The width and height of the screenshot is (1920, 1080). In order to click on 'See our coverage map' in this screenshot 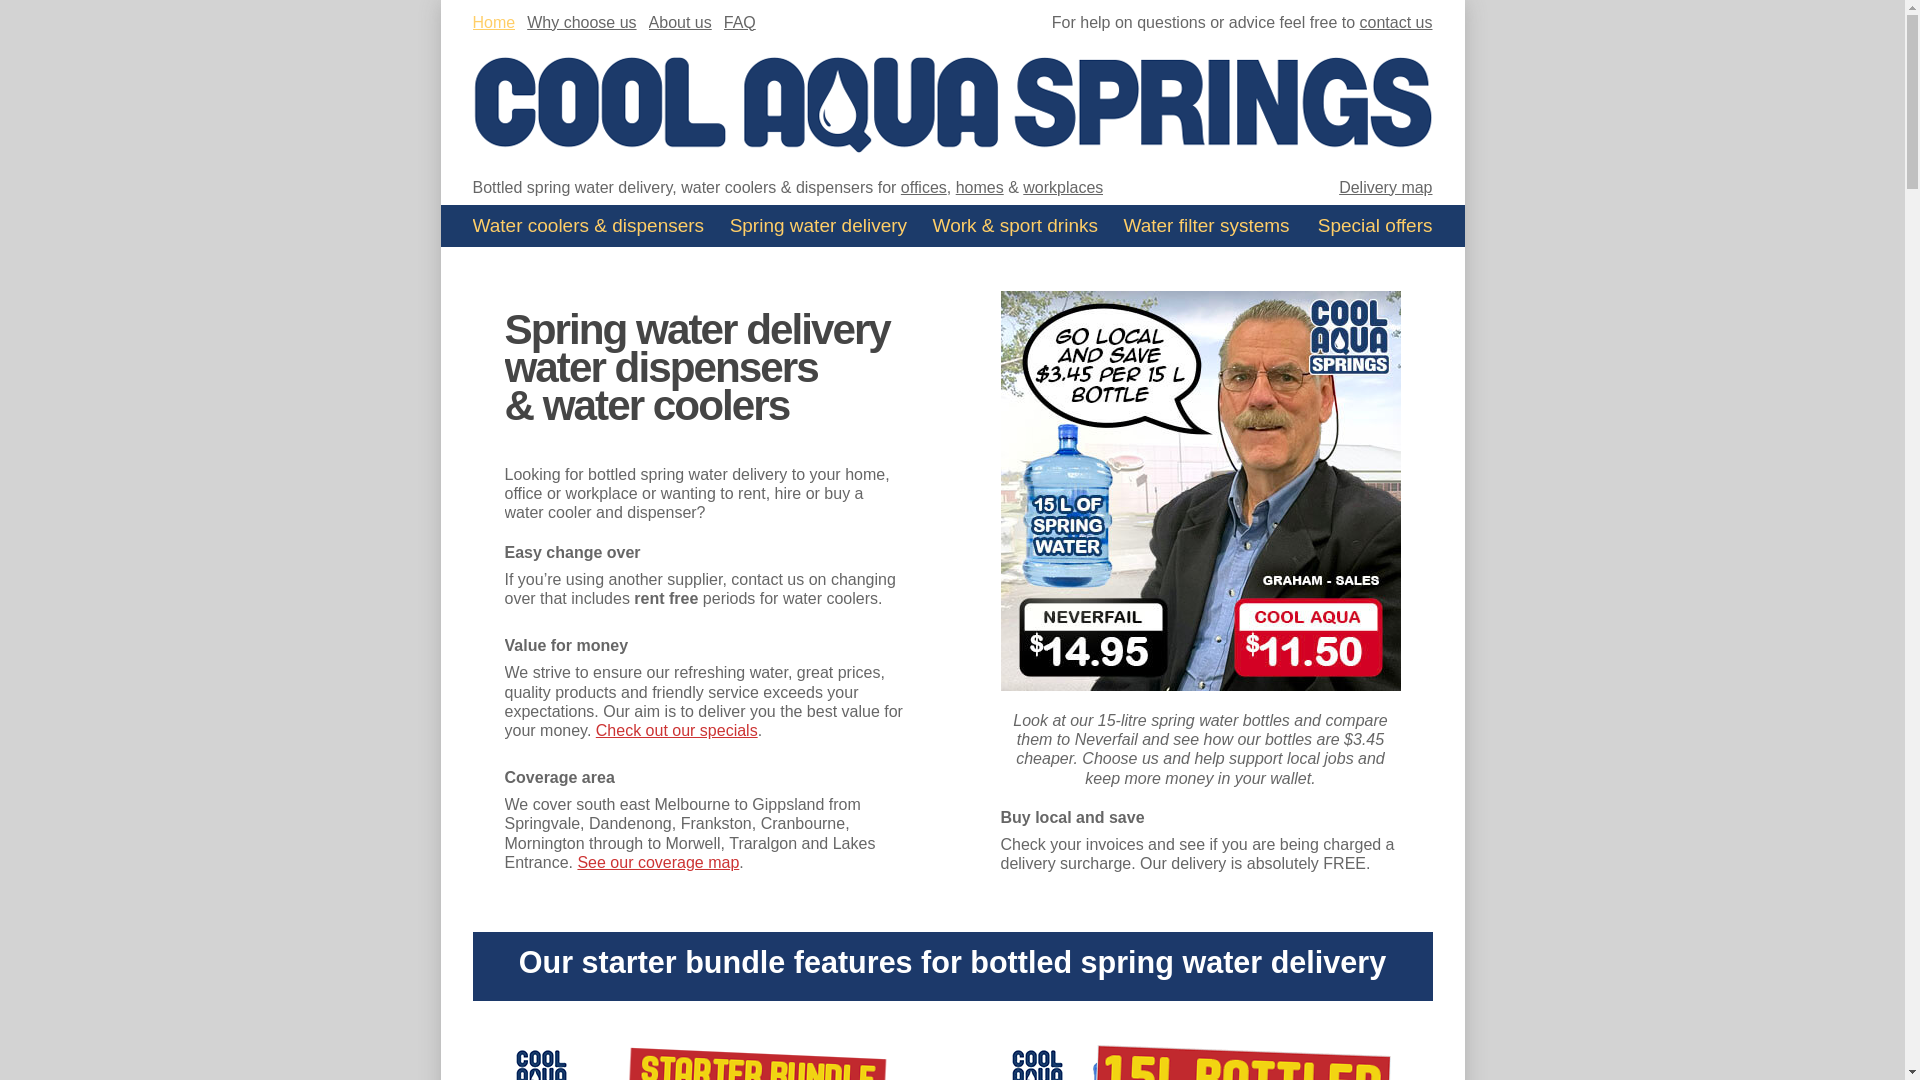, I will do `click(657, 861)`.